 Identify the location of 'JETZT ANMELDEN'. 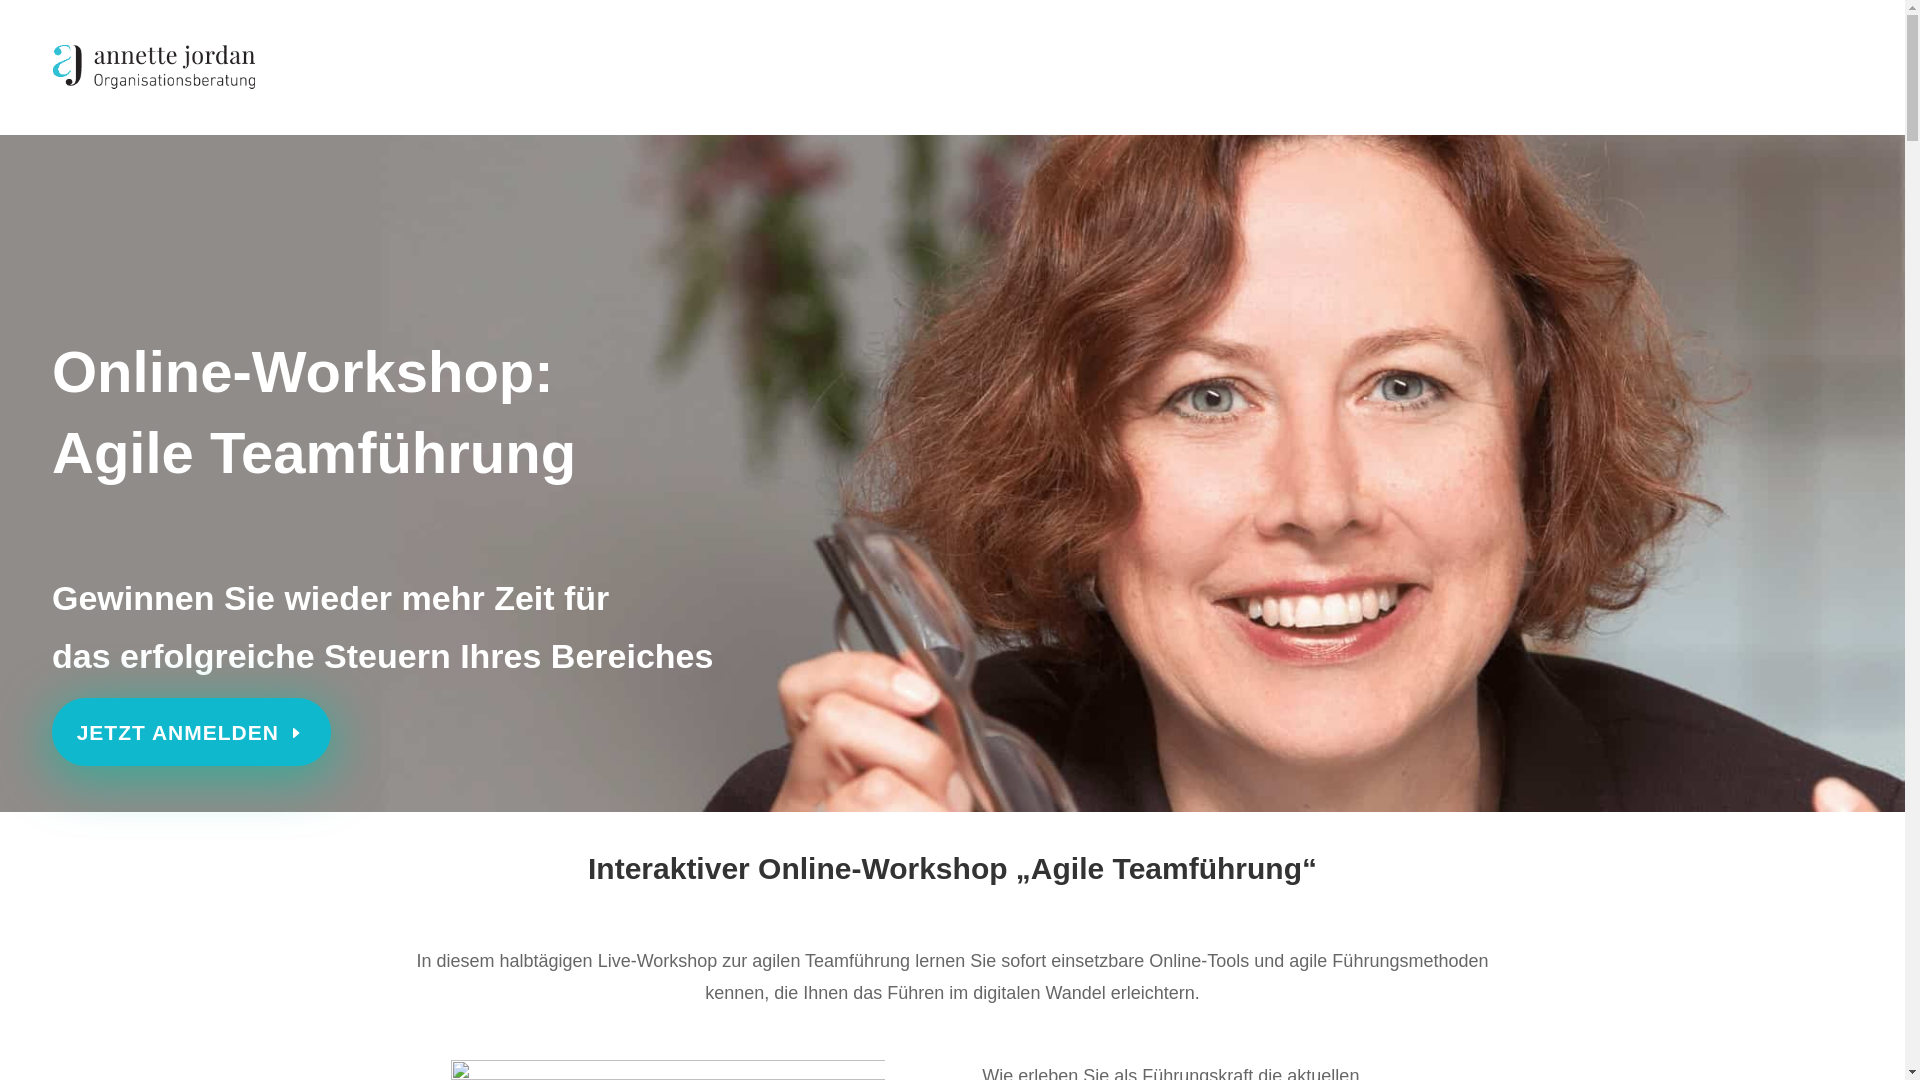
(191, 732).